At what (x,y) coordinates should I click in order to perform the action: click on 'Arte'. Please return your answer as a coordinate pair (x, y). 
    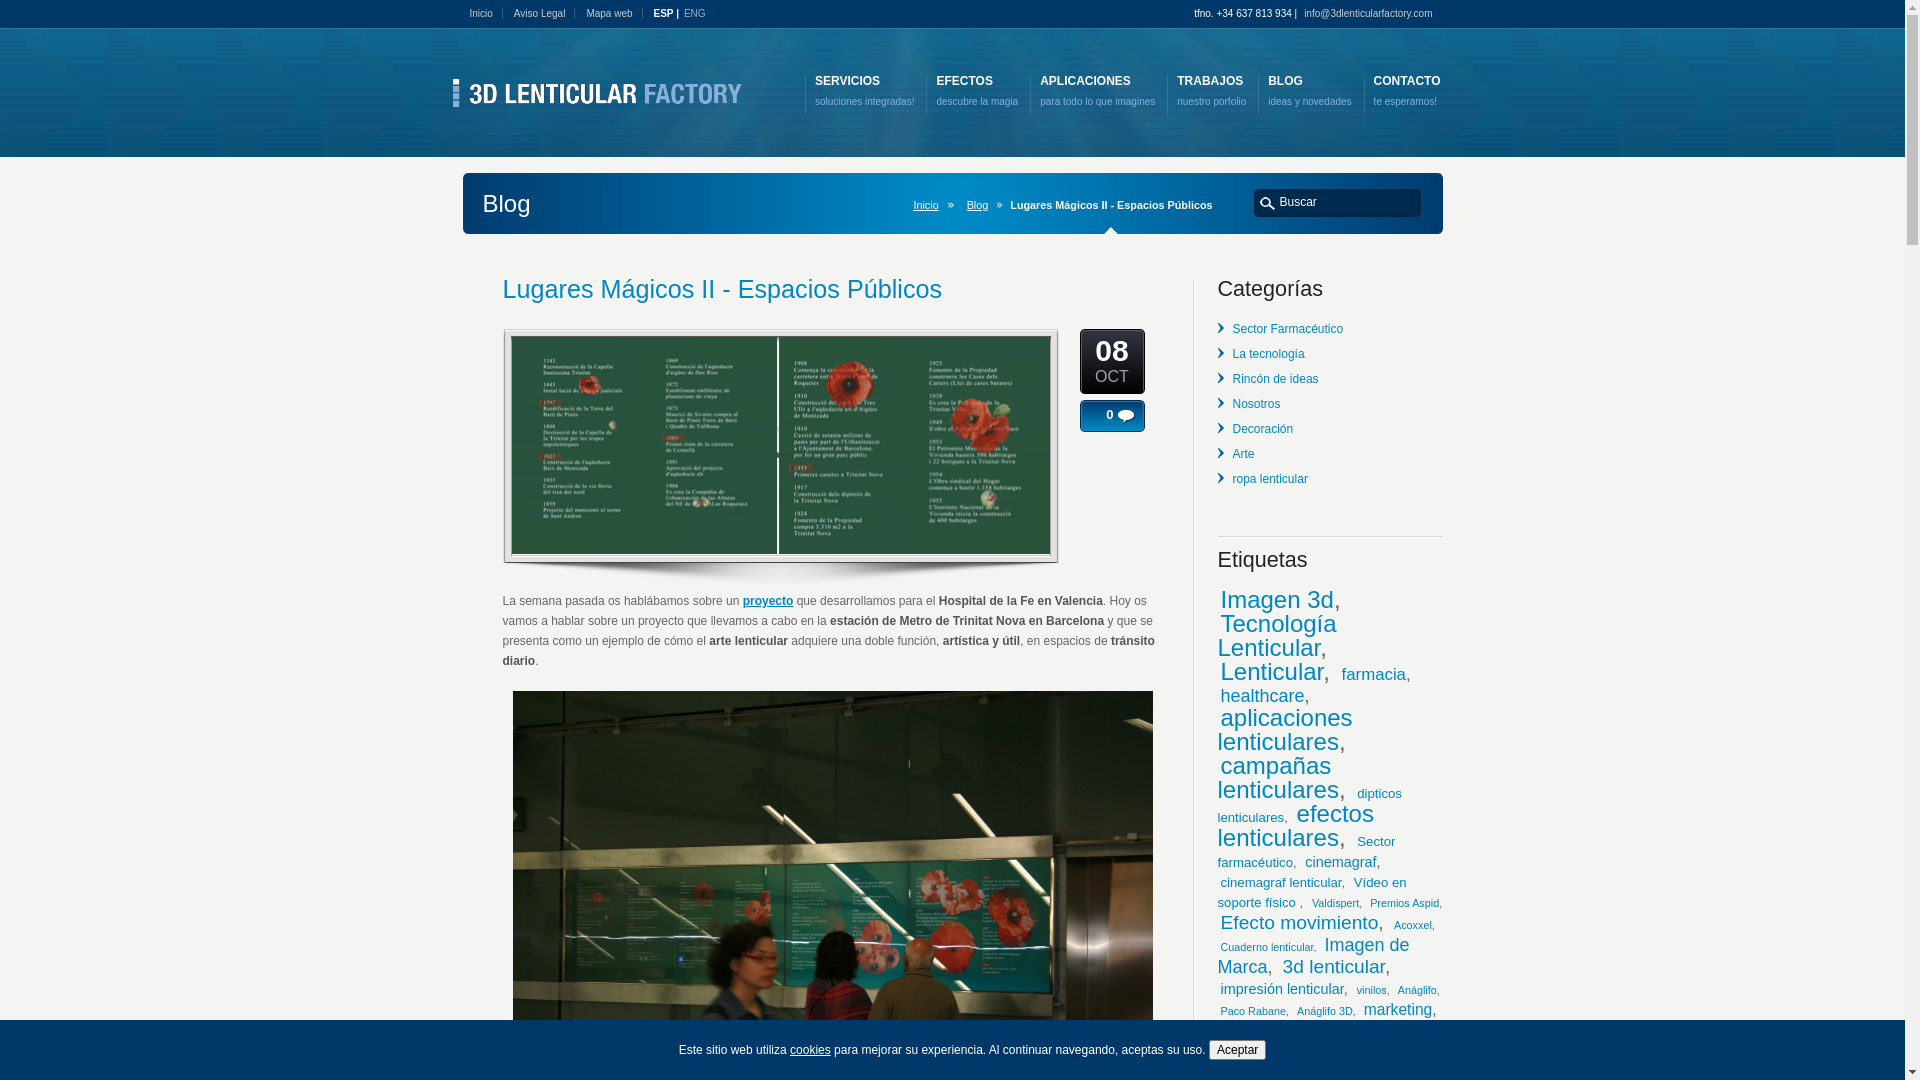
    Looking at the image, I should click on (1242, 454).